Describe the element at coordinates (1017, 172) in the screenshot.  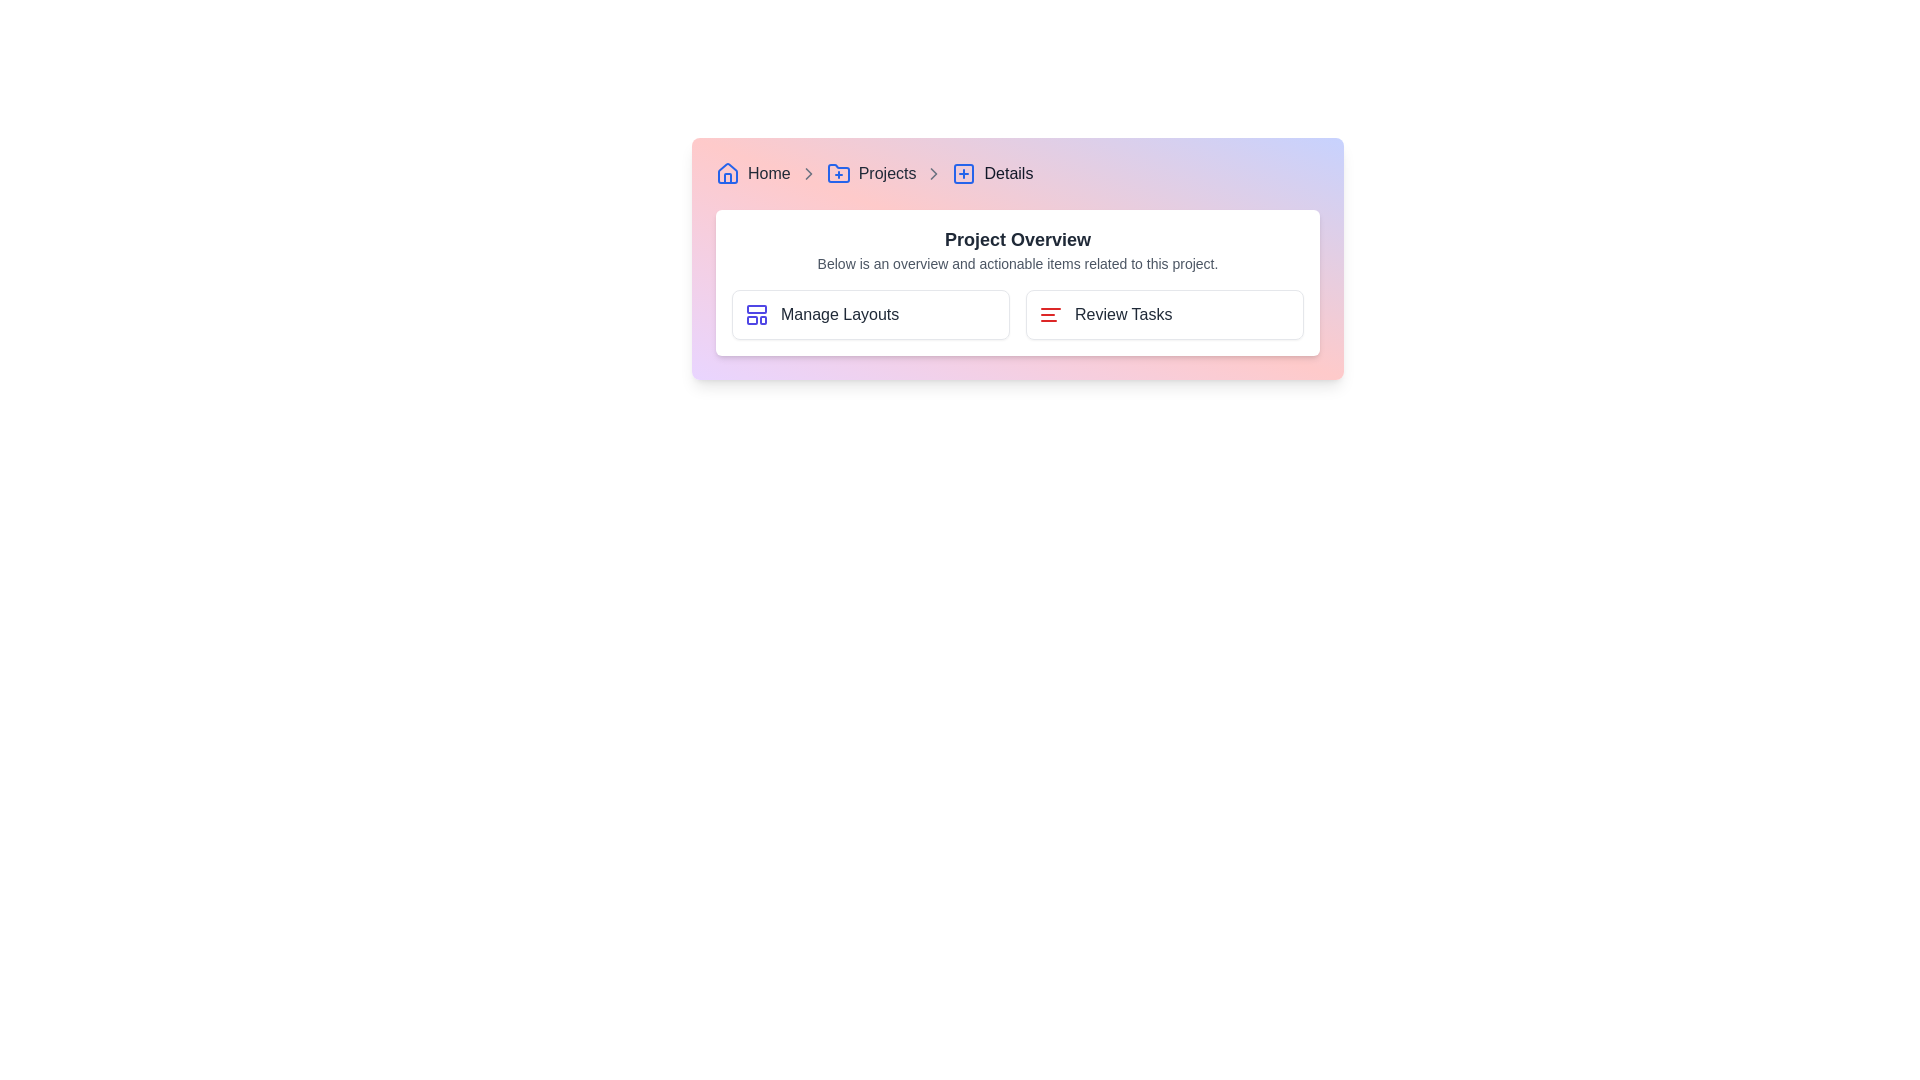
I see `the bold 'Details' segment of the breadcrumb navigation bar` at that location.